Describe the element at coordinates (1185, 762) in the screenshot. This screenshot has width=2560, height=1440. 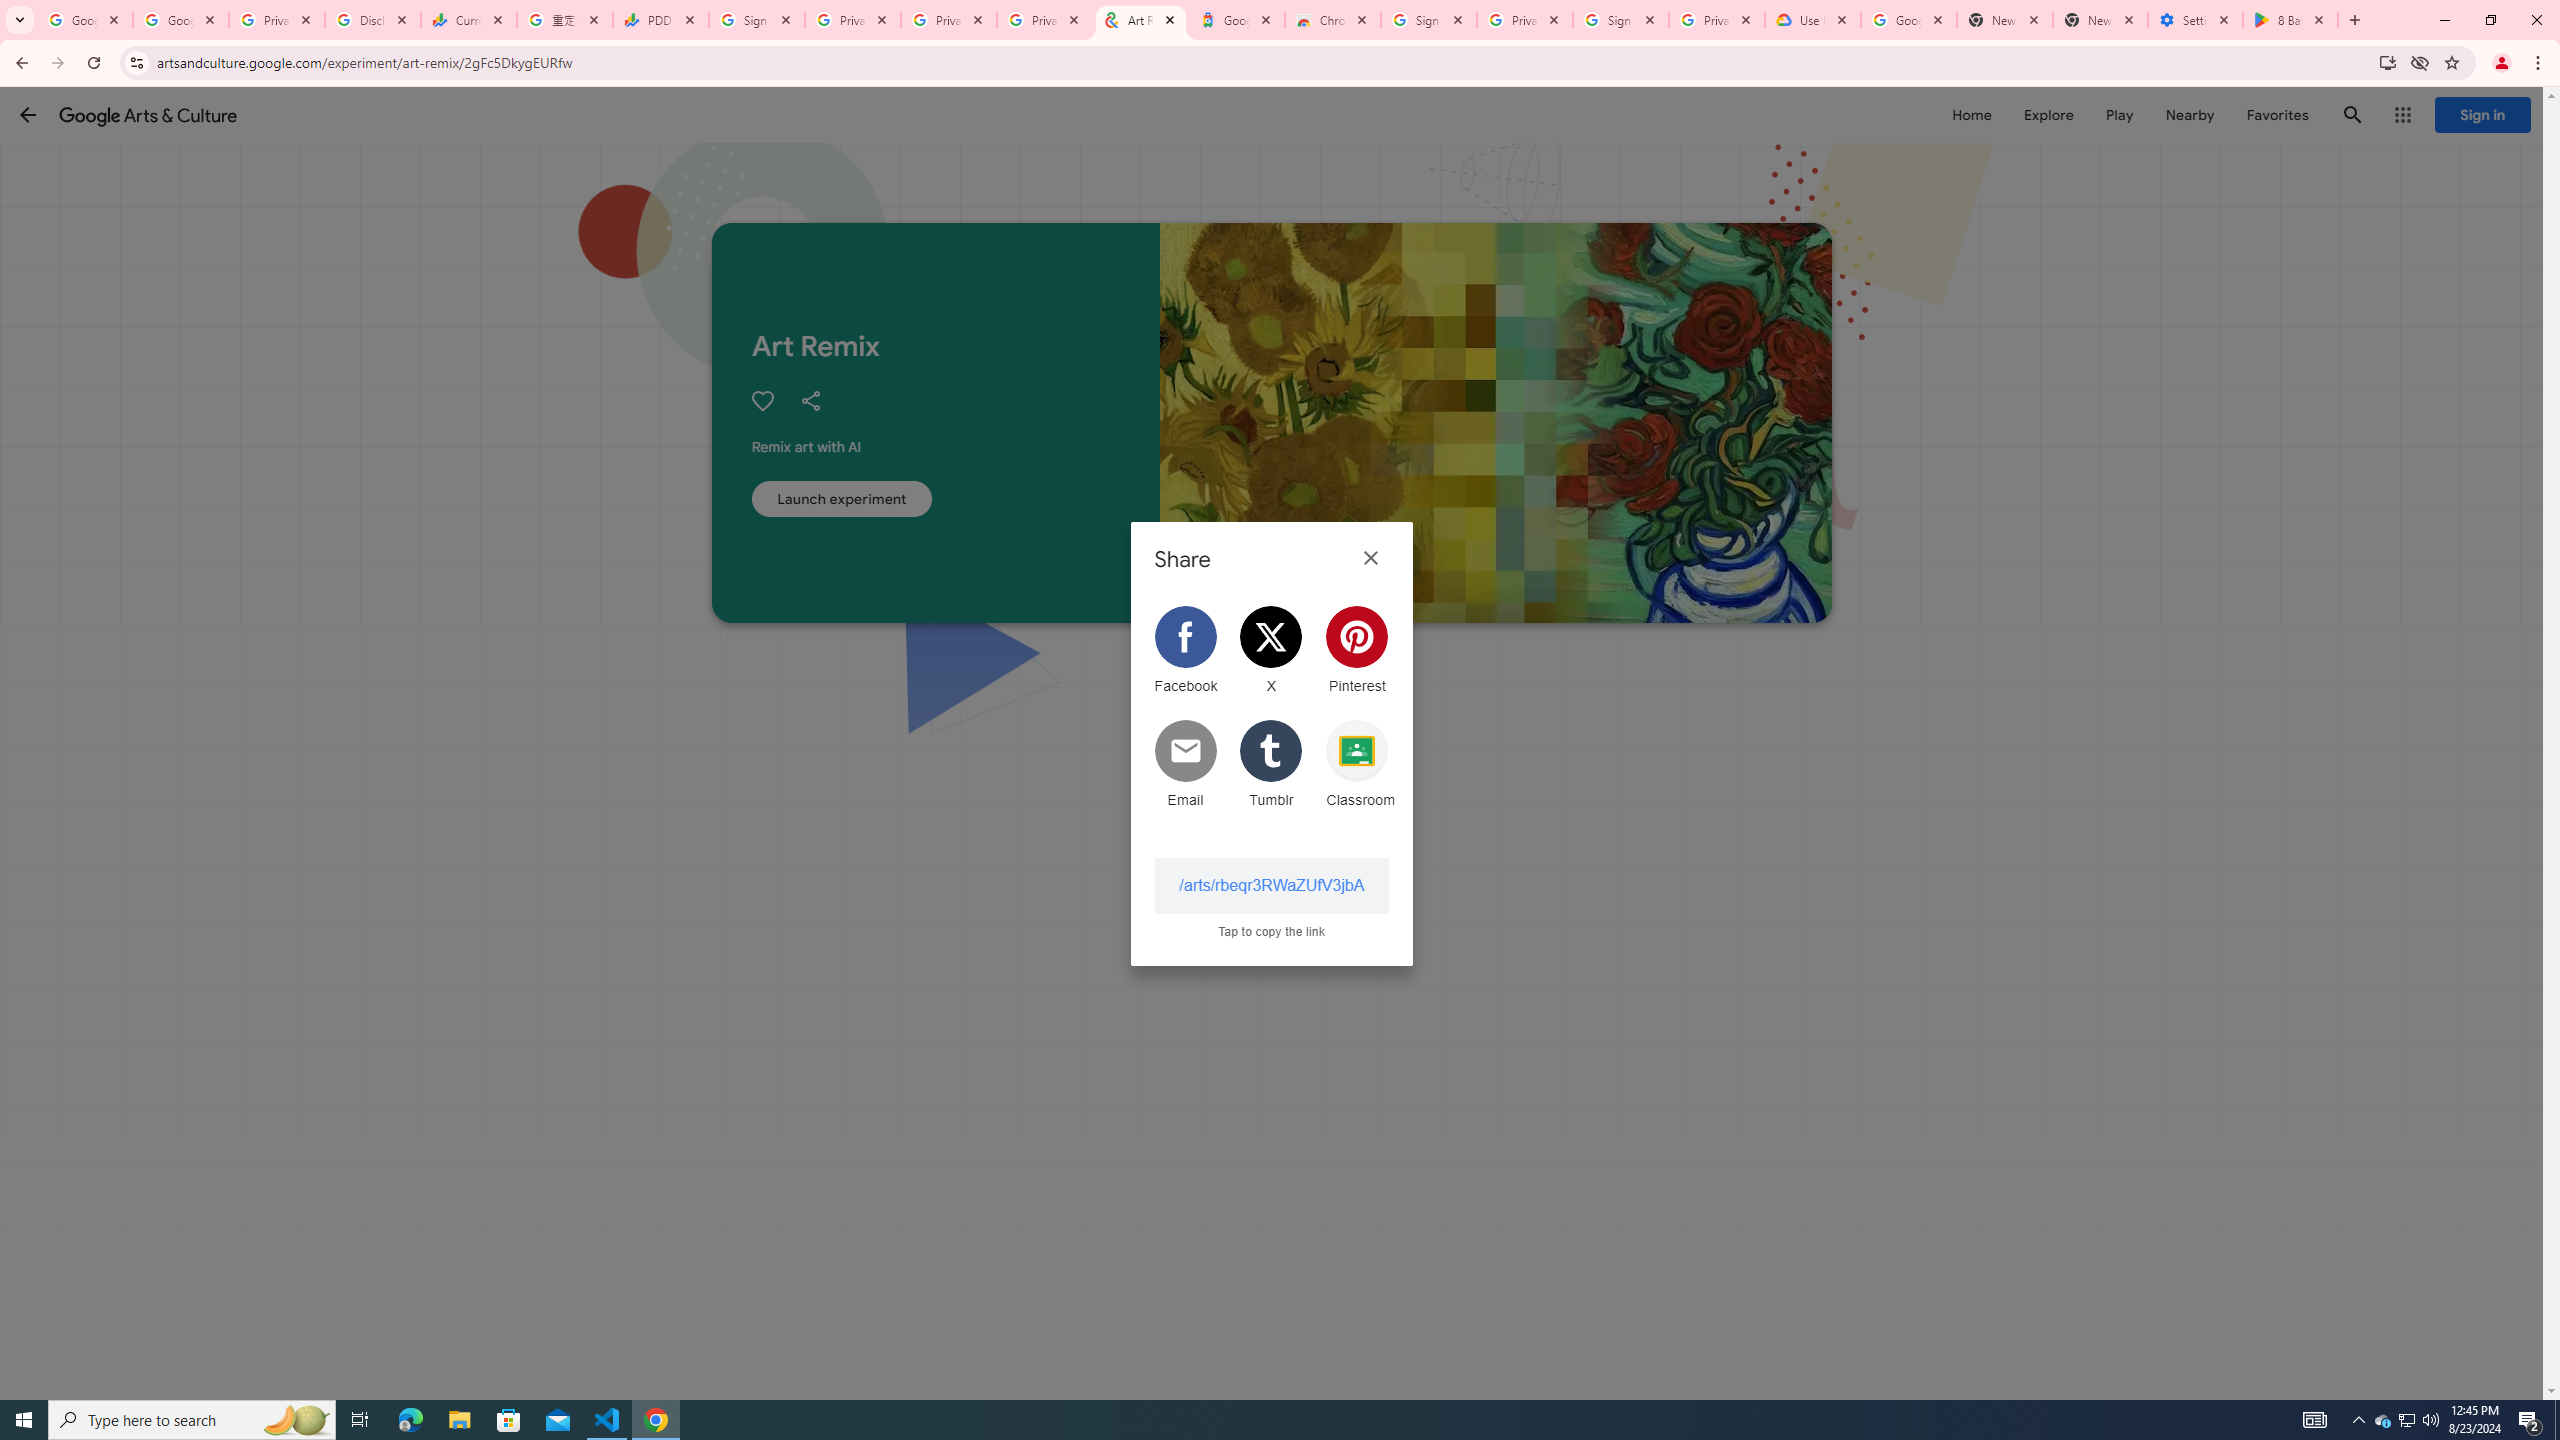
I see `'Share by email'` at that location.